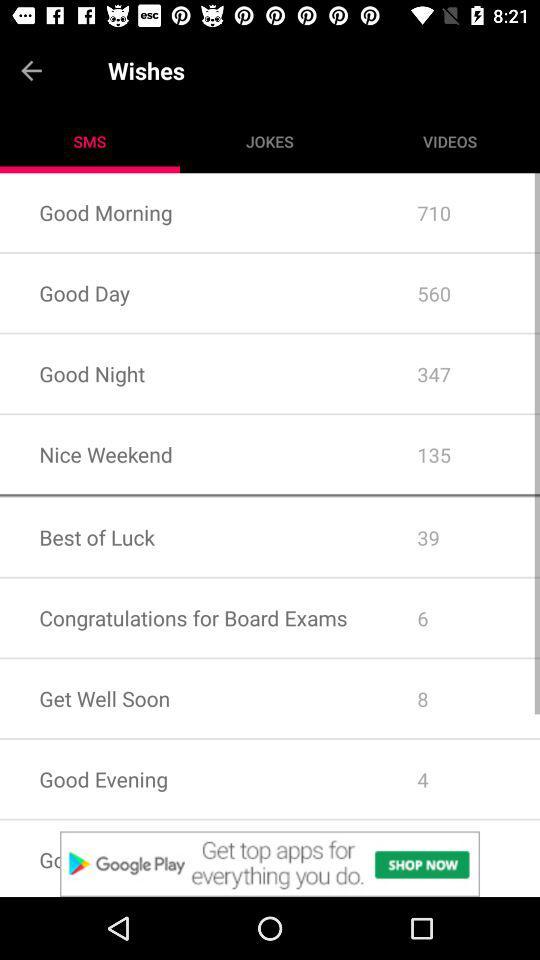  I want to click on the good week item, so click(189, 857).